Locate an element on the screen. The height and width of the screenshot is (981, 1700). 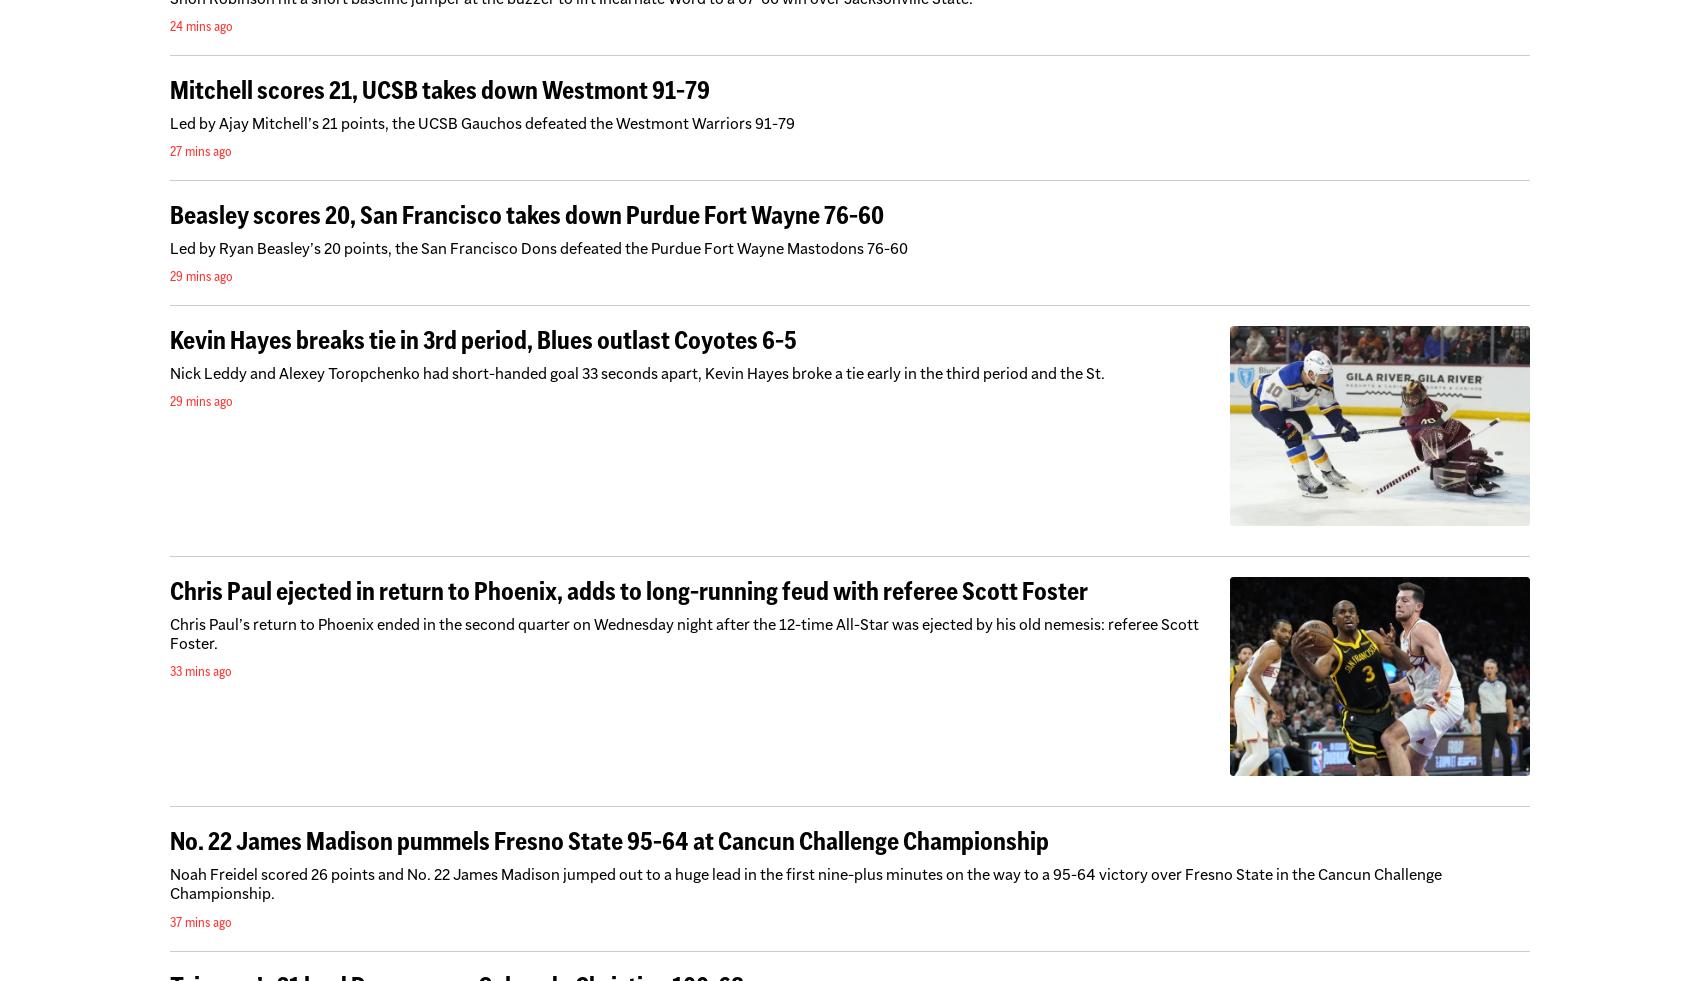
'Led by Ajay Mitchell’s 21 points, the UCSB Gauchos defeated the Westmont Warriors 91-79' is located at coordinates (169, 121).